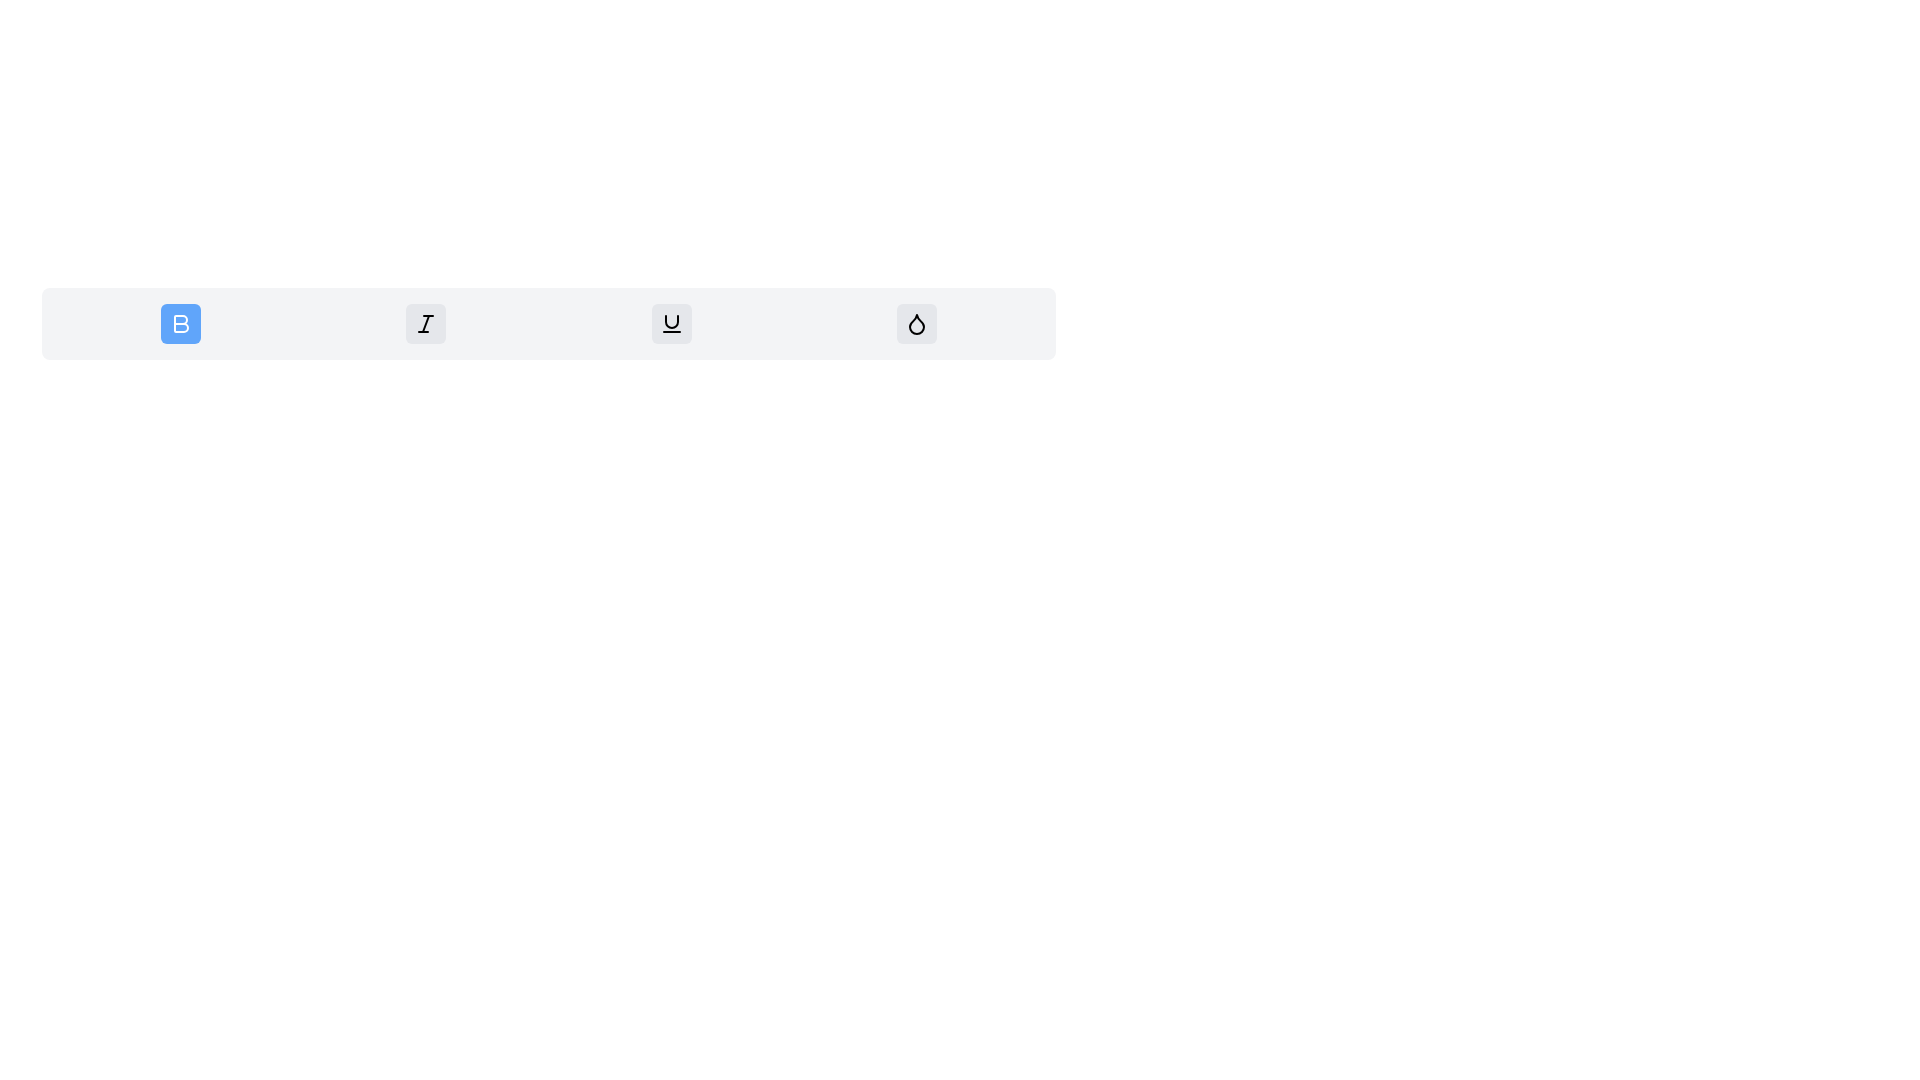 The image size is (1920, 1080). I want to click on the italic formatting button located in the horizontal toolbar, positioned second from the left between a blue 'B' icon and a gray 'U' icon, so click(425, 323).